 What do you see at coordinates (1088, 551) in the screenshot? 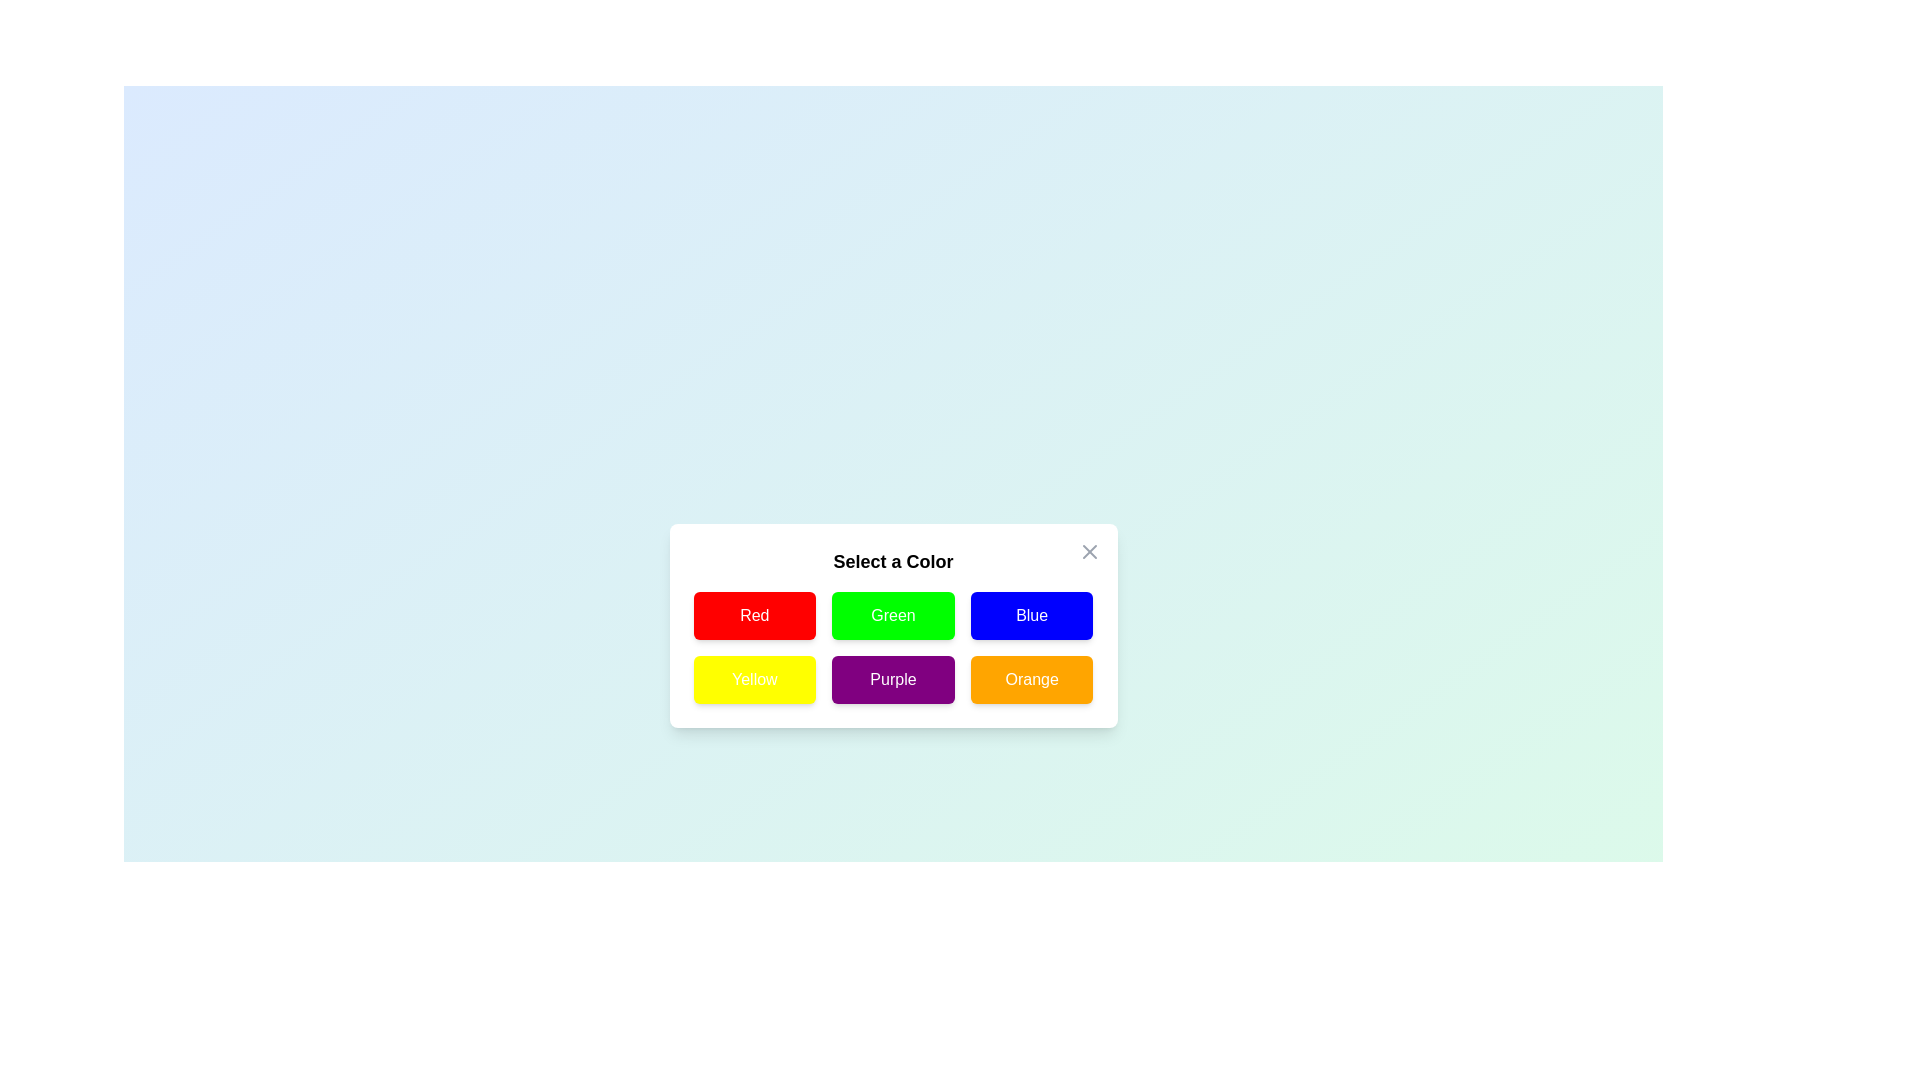
I see `the close button to close the panel` at bounding box center [1088, 551].